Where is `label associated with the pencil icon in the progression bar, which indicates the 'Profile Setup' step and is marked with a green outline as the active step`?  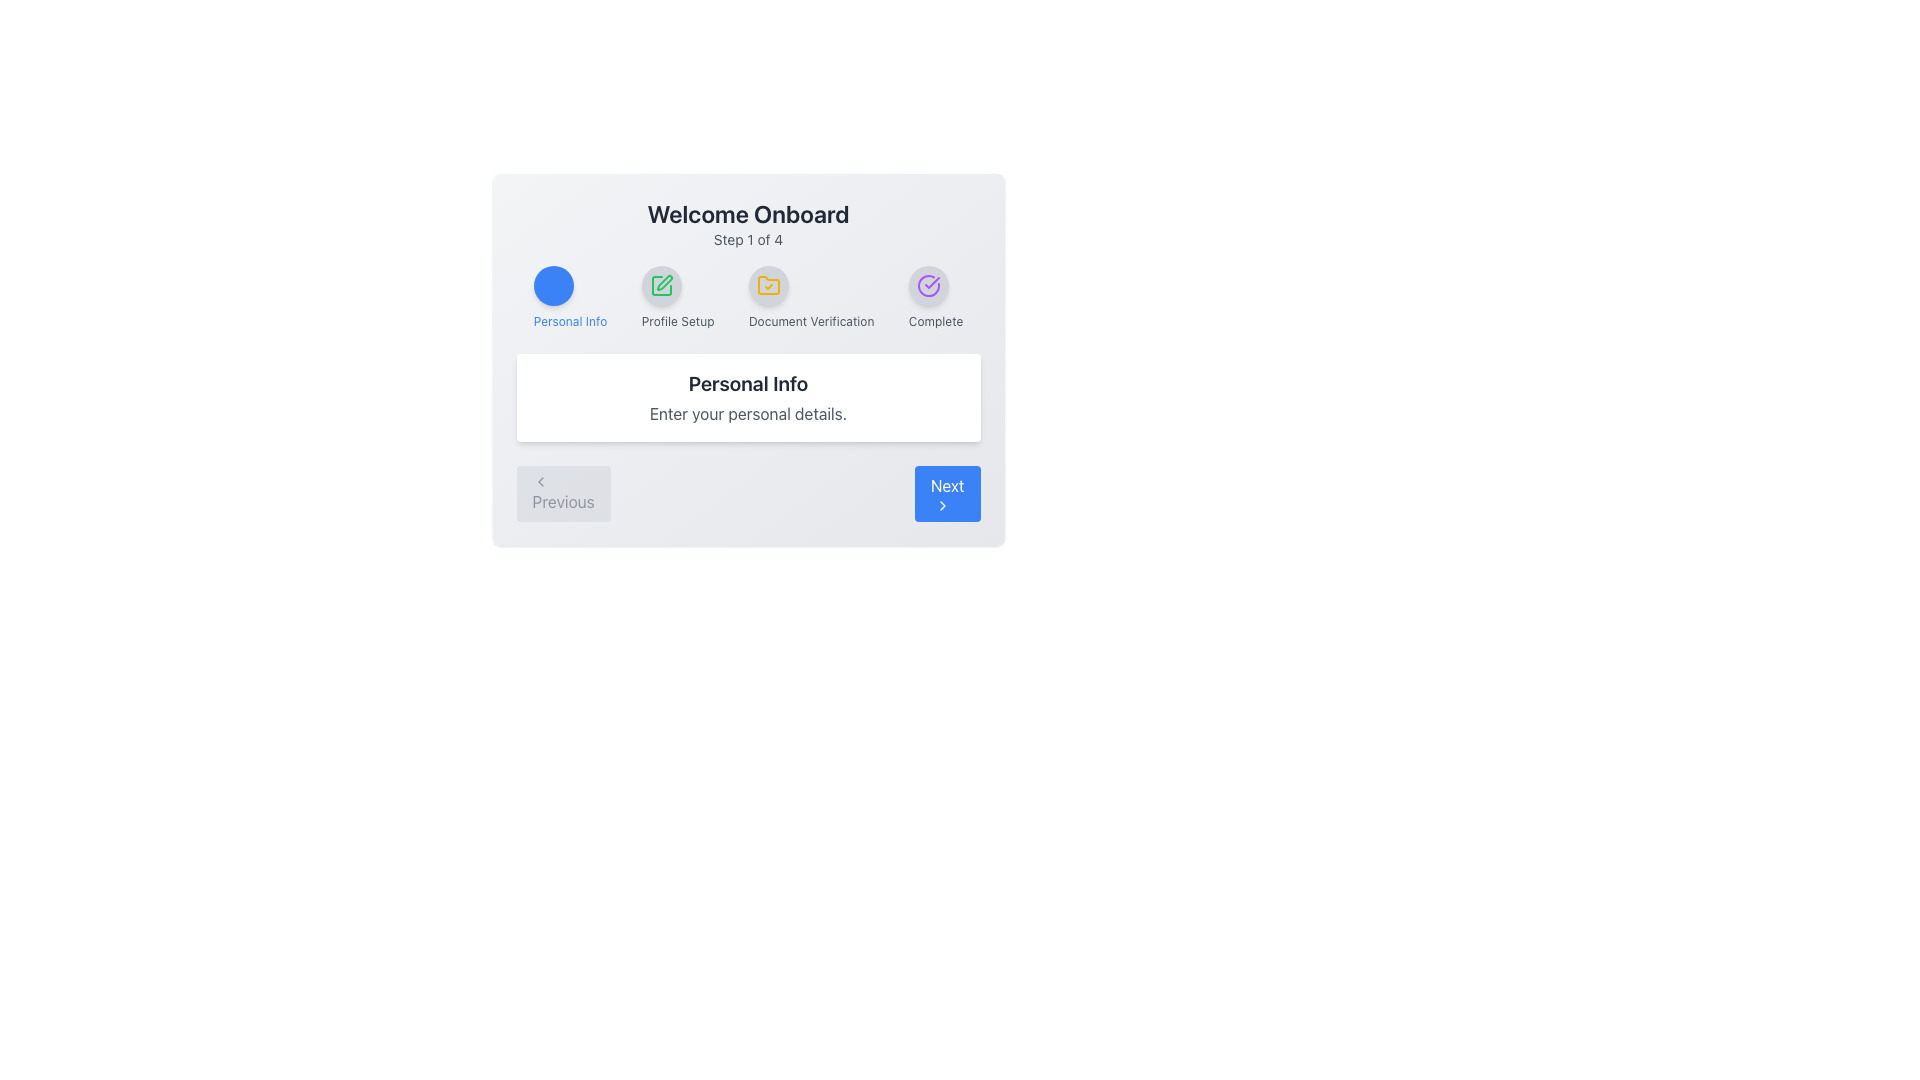
label associated with the pencil icon in the progression bar, which indicates the 'Profile Setup' step and is marked with a green outline as the active step is located at coordinates (661, 285).